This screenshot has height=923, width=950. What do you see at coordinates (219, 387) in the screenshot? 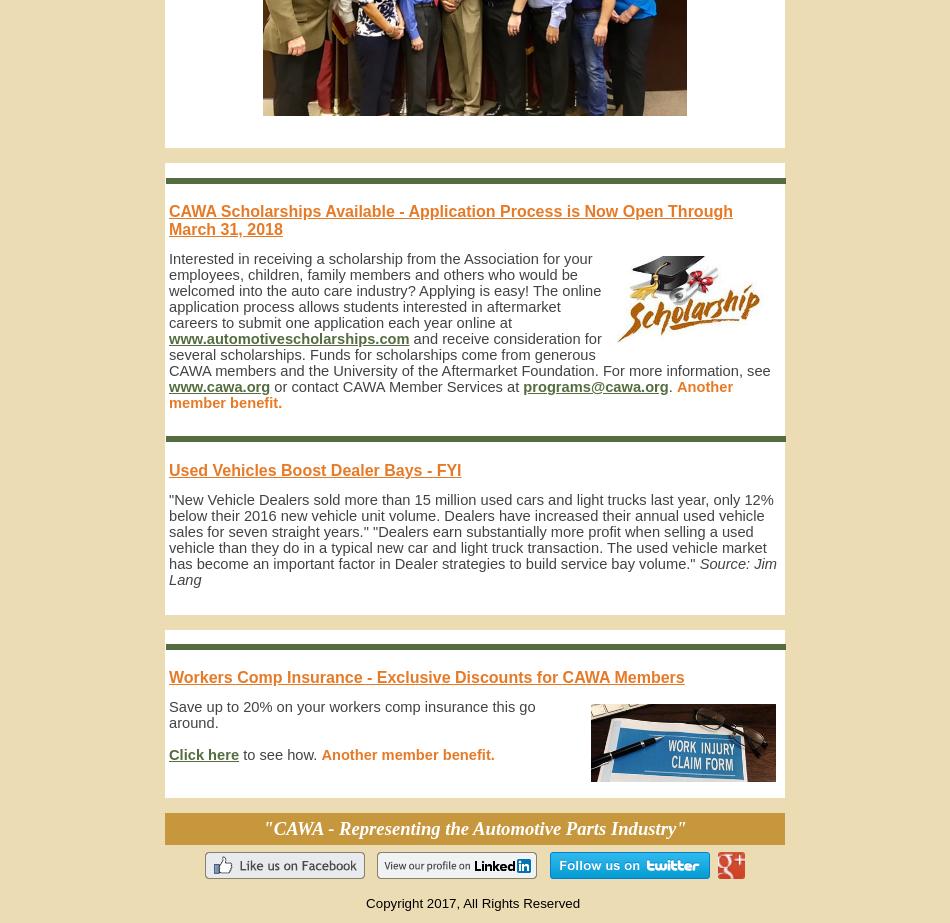
I see `'www.cawa.org'` at bounding box center [219, 387].